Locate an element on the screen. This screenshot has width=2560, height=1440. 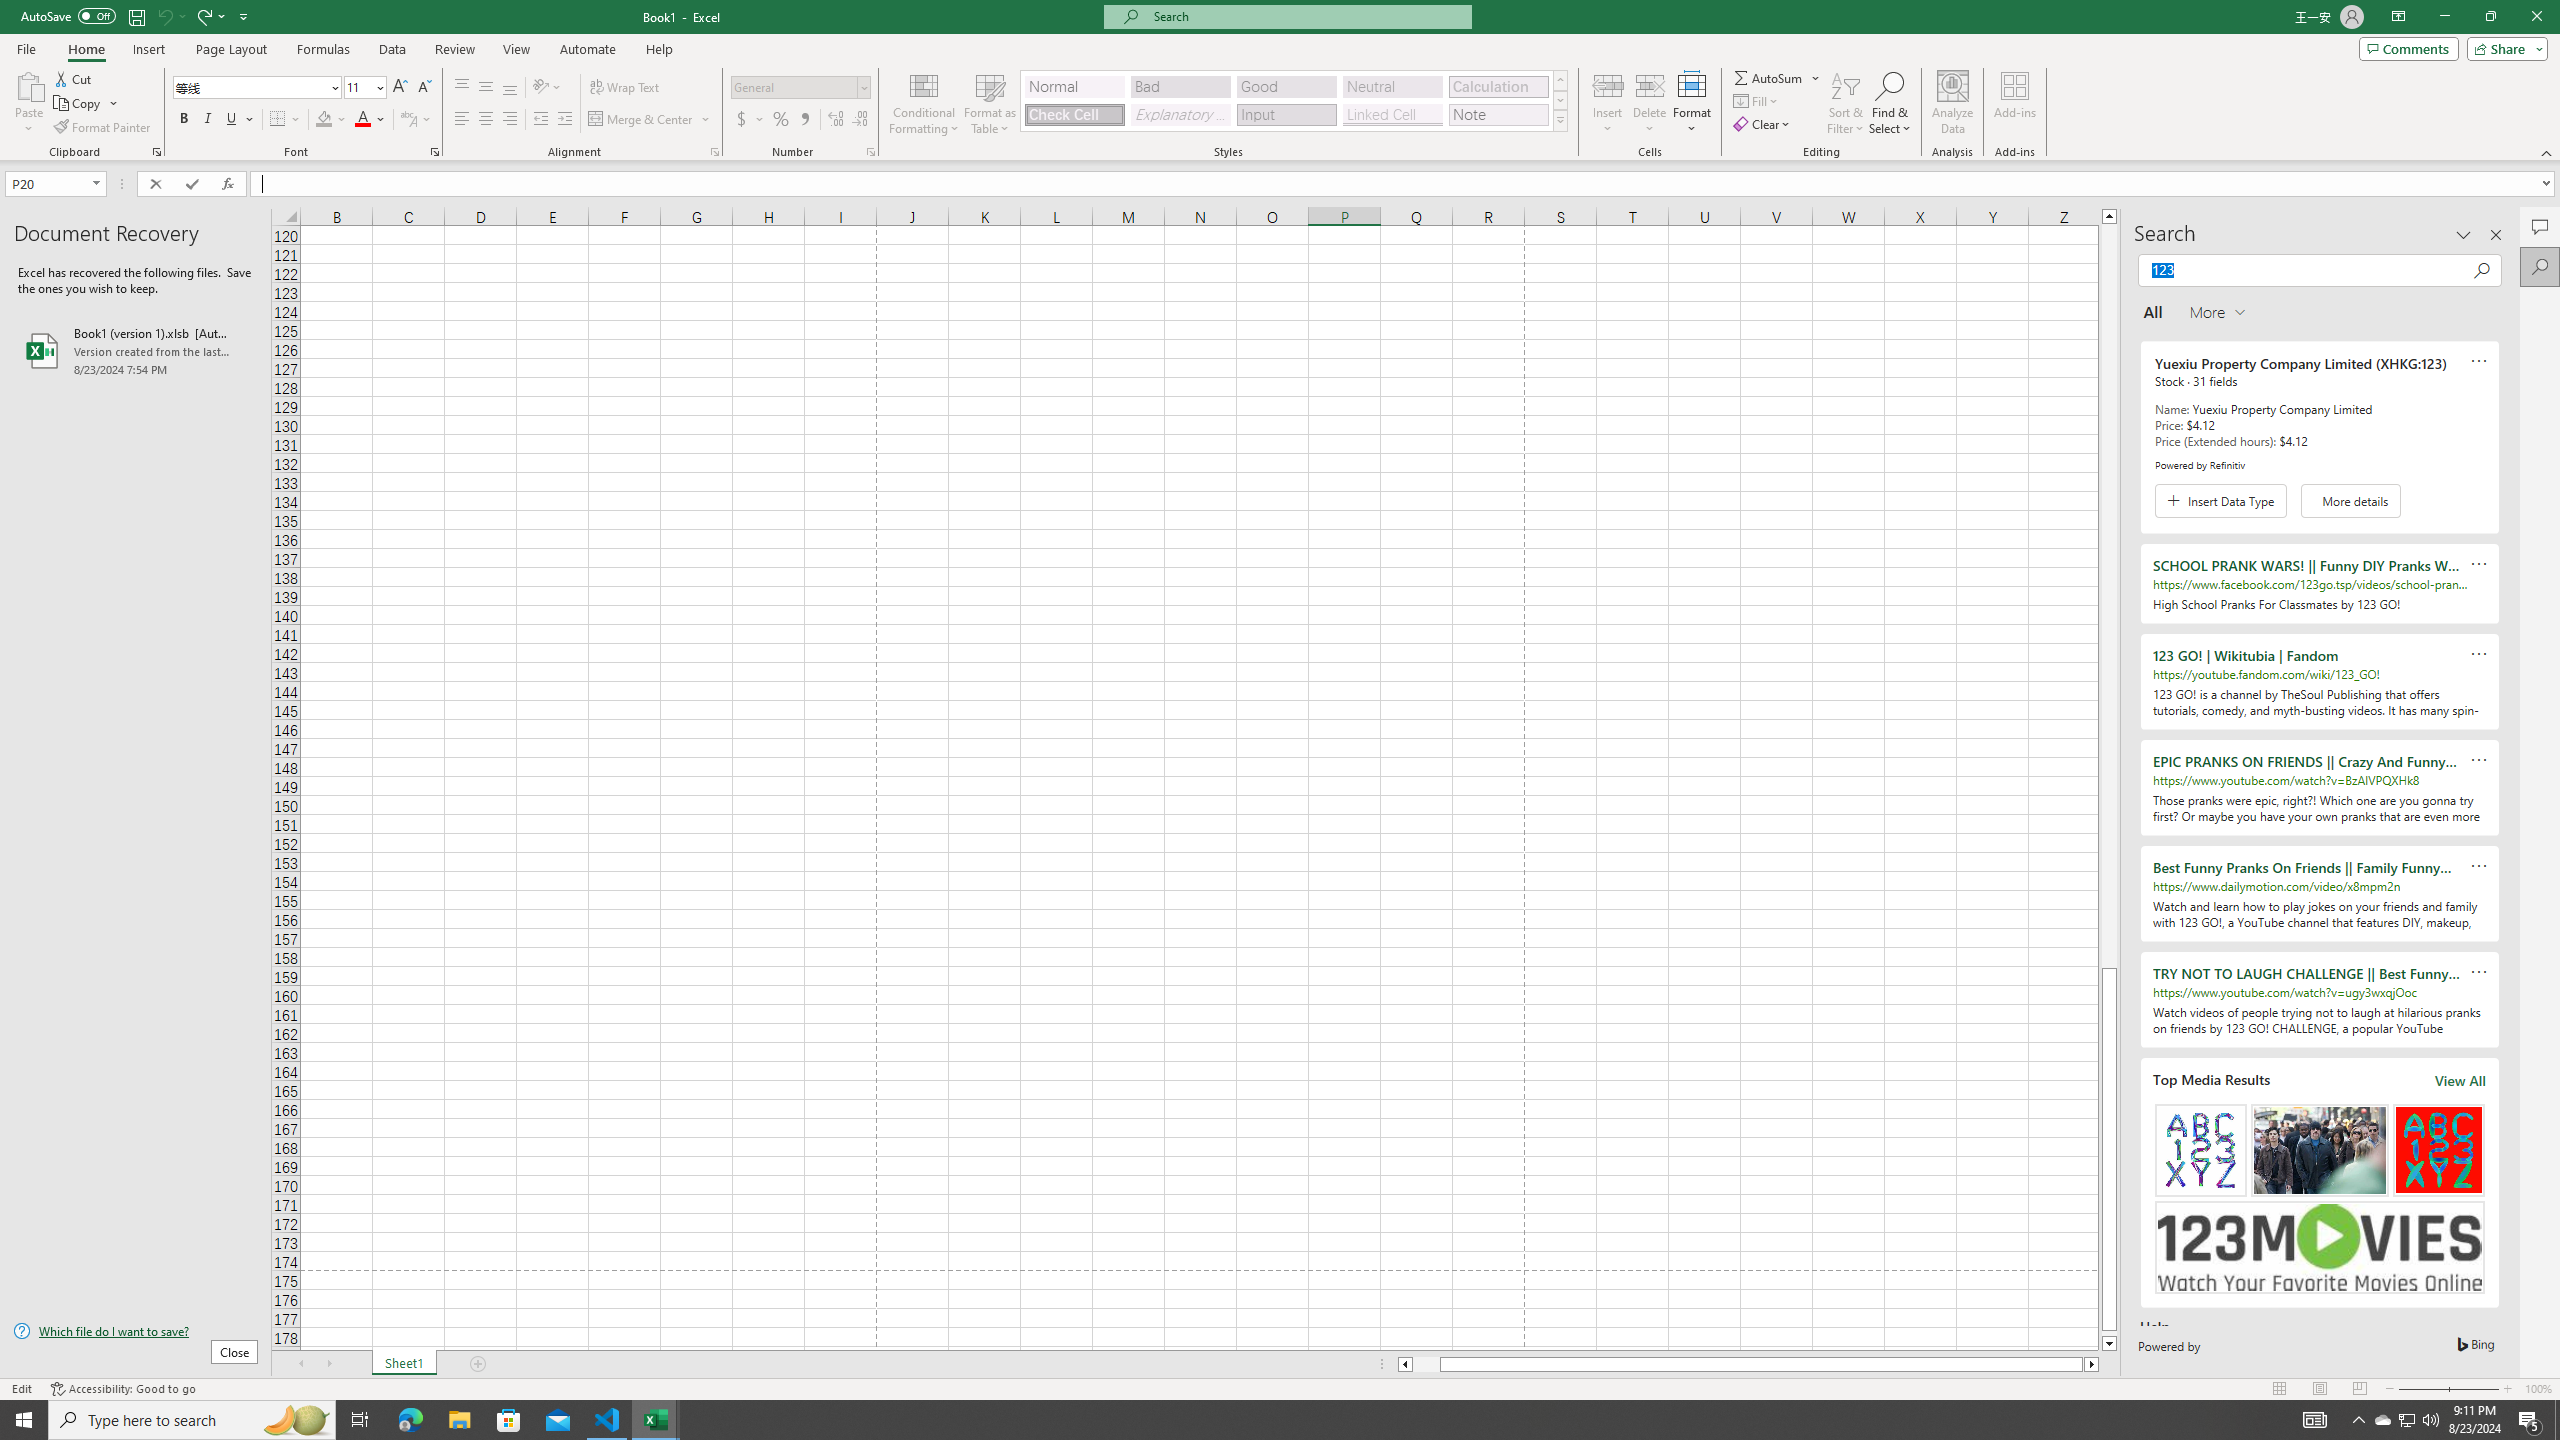
'Office Clipboard...' is located at coordinates (155, 150).